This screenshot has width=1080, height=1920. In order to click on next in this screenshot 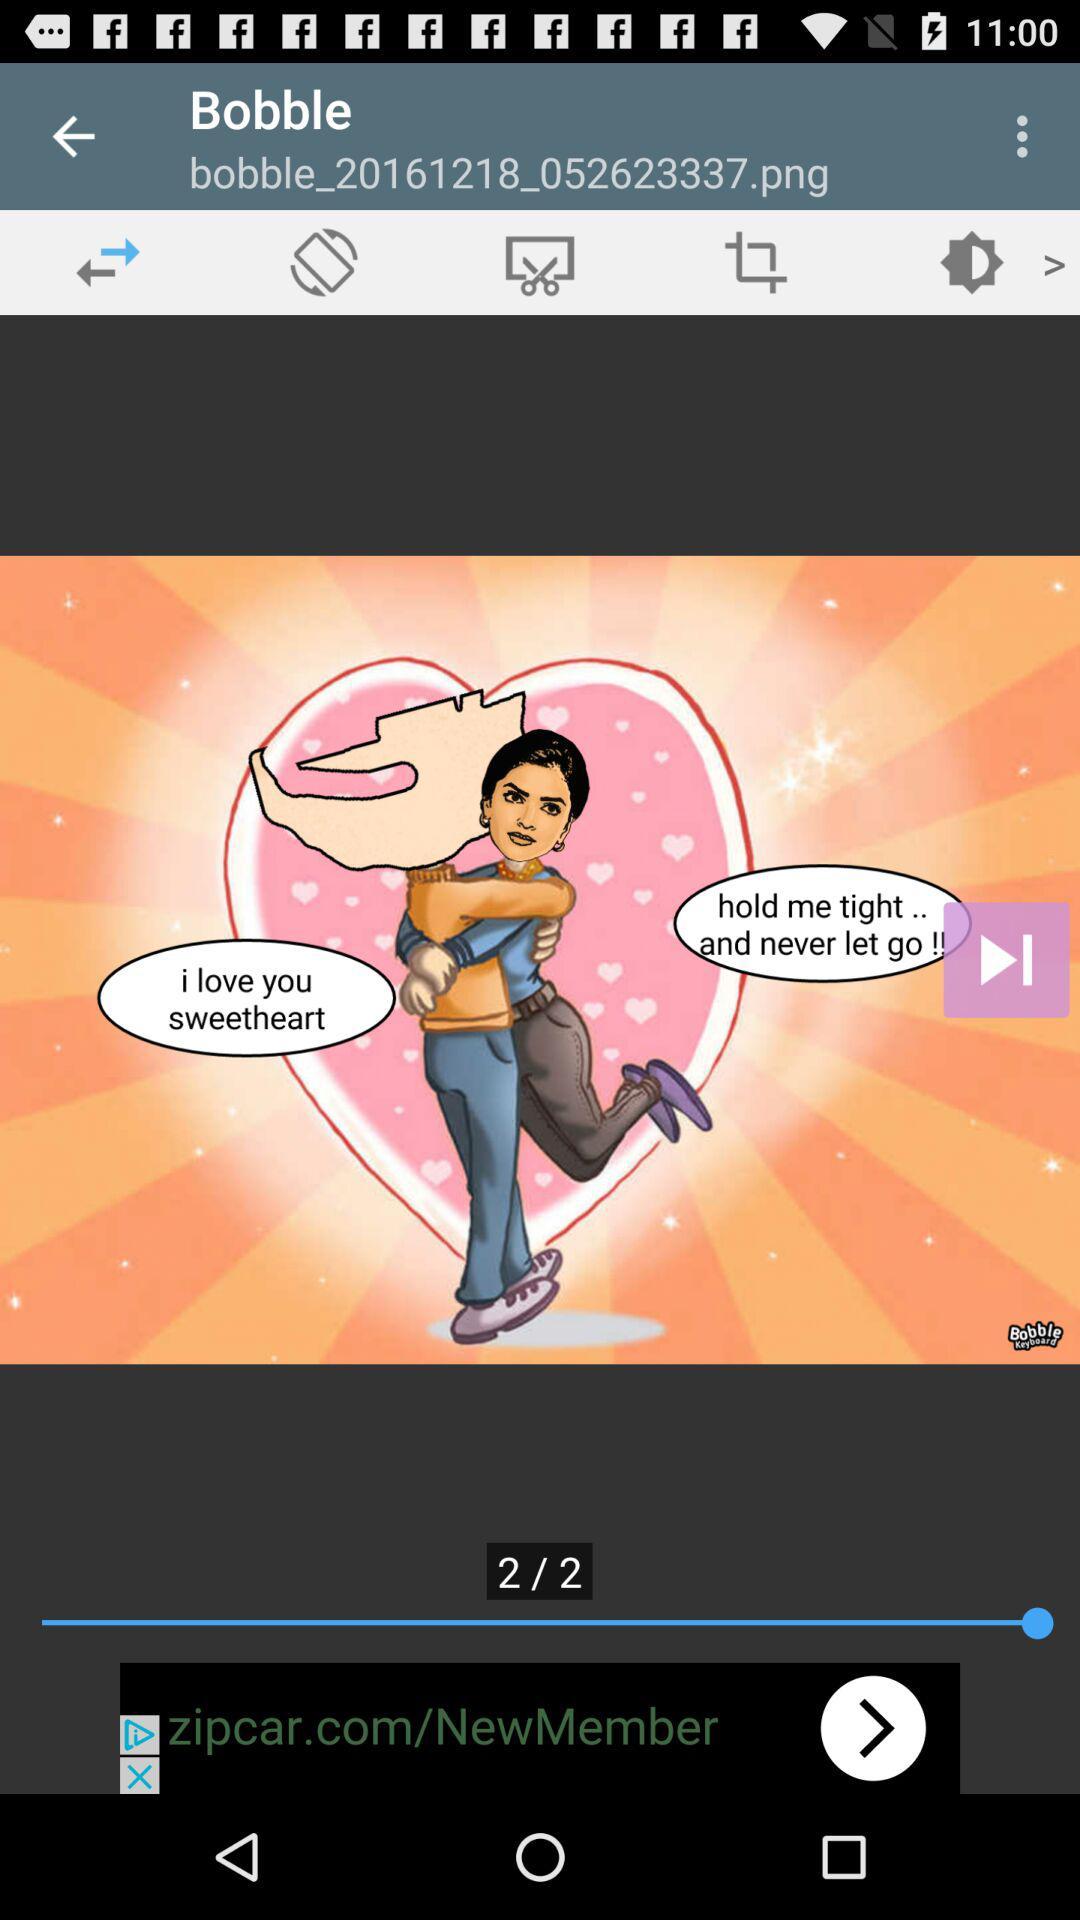, I will do `click(1006, 960)`.